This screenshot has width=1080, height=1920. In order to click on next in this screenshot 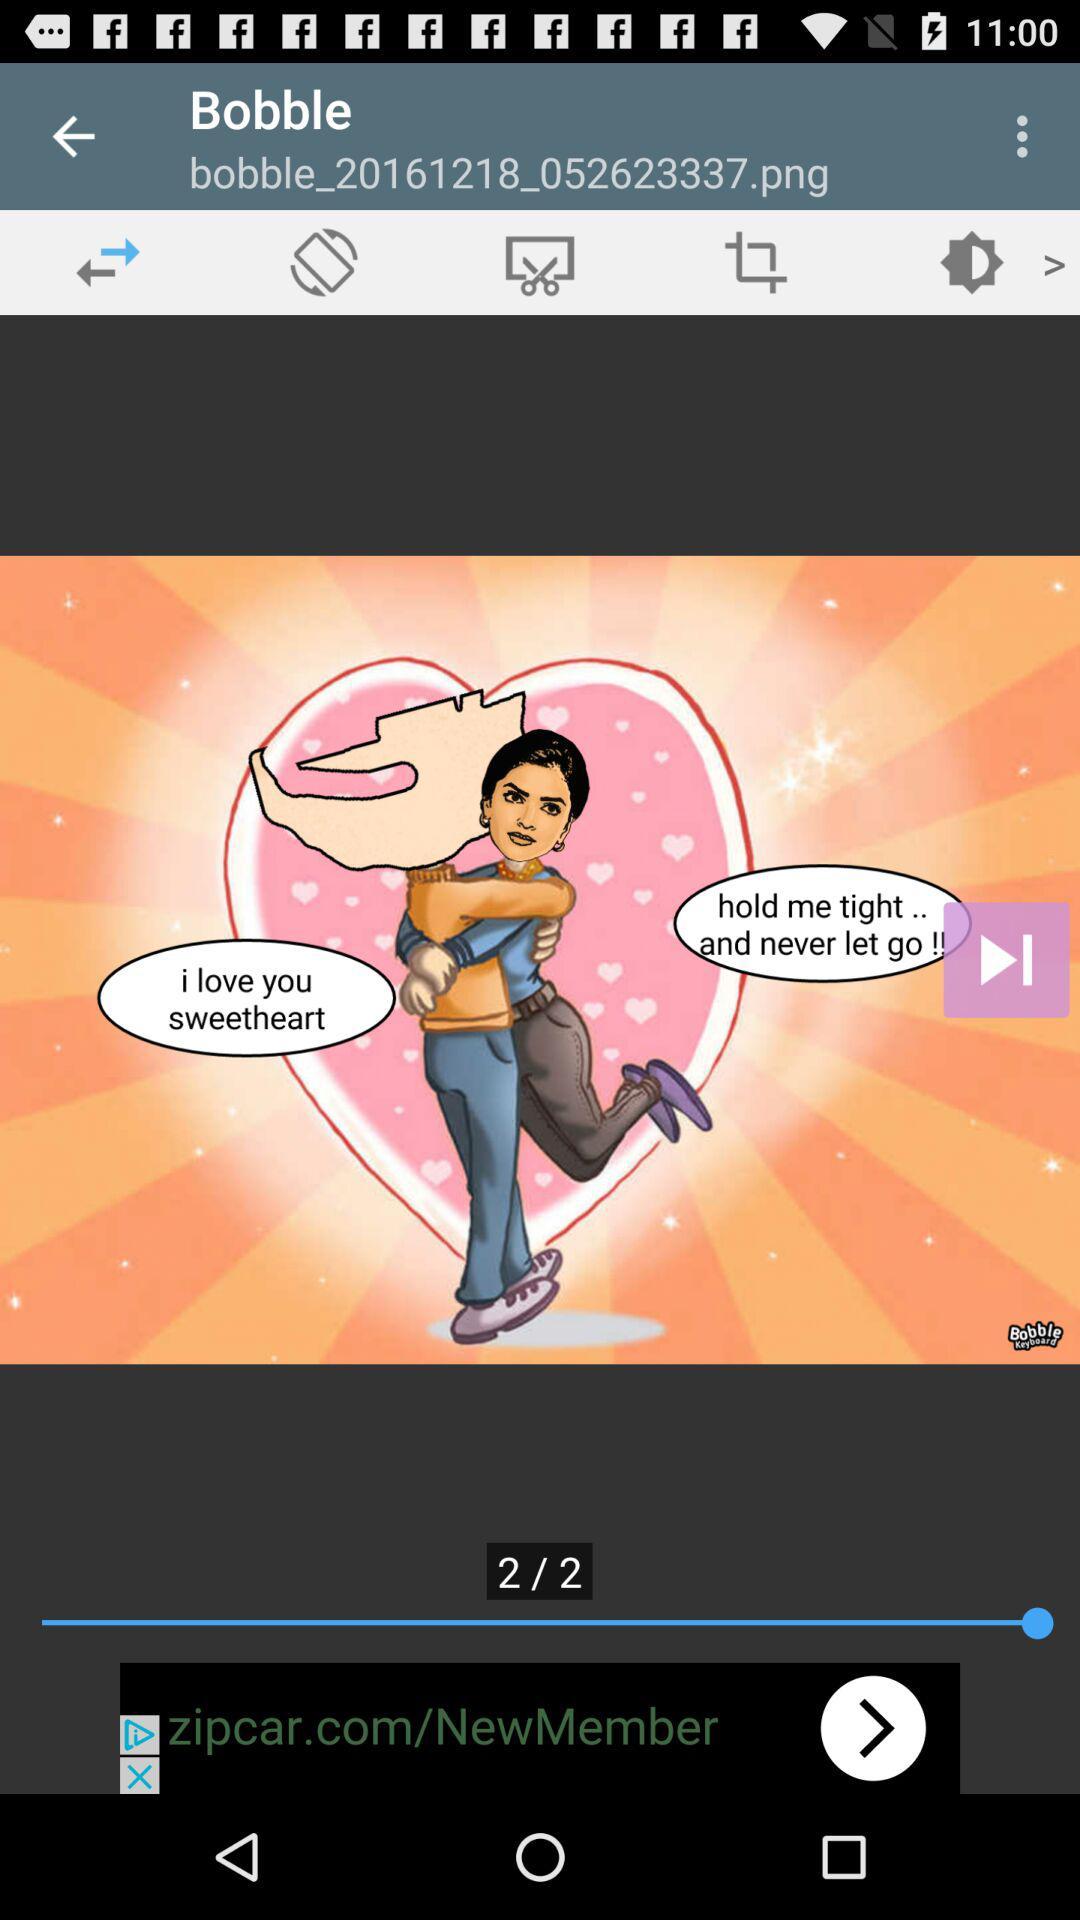, I will do `click(1006, 960)`.